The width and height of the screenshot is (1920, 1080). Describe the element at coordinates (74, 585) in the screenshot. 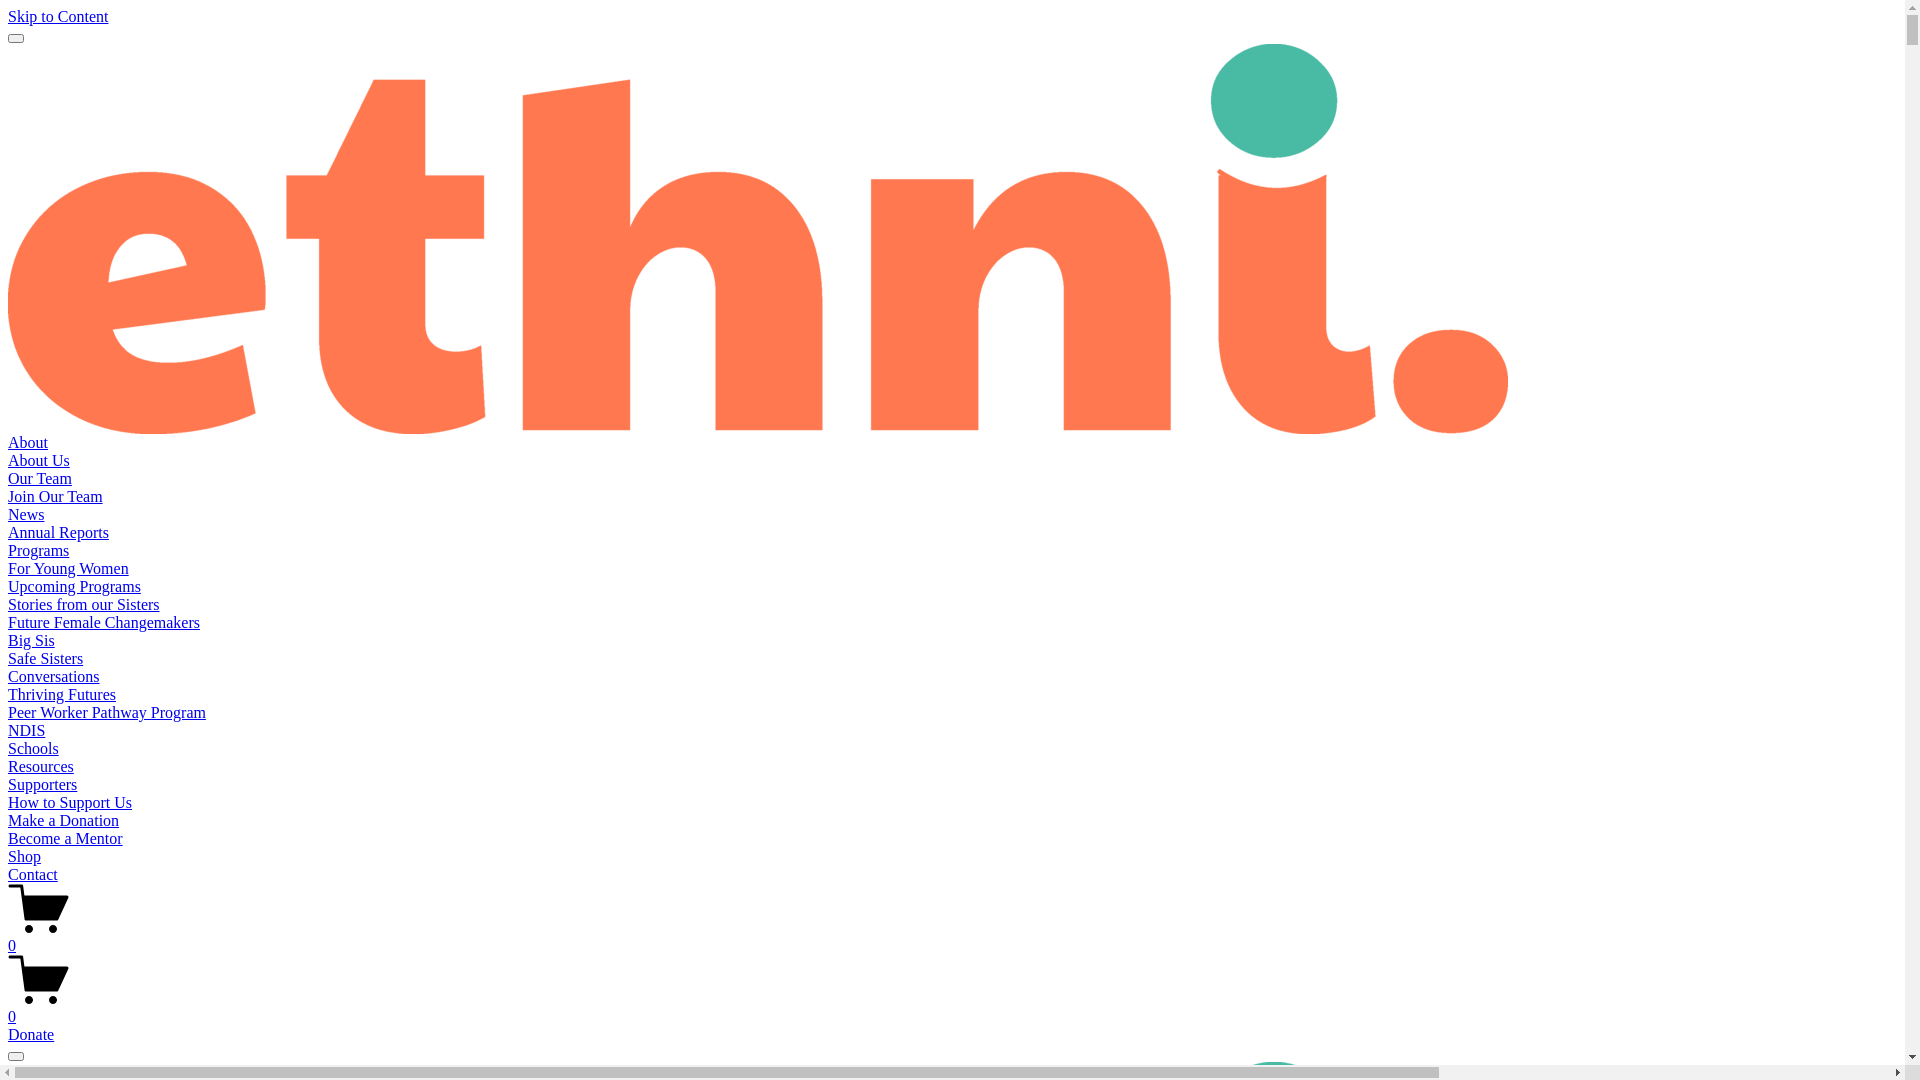

I see `'Upcoming Programs'` at that location.